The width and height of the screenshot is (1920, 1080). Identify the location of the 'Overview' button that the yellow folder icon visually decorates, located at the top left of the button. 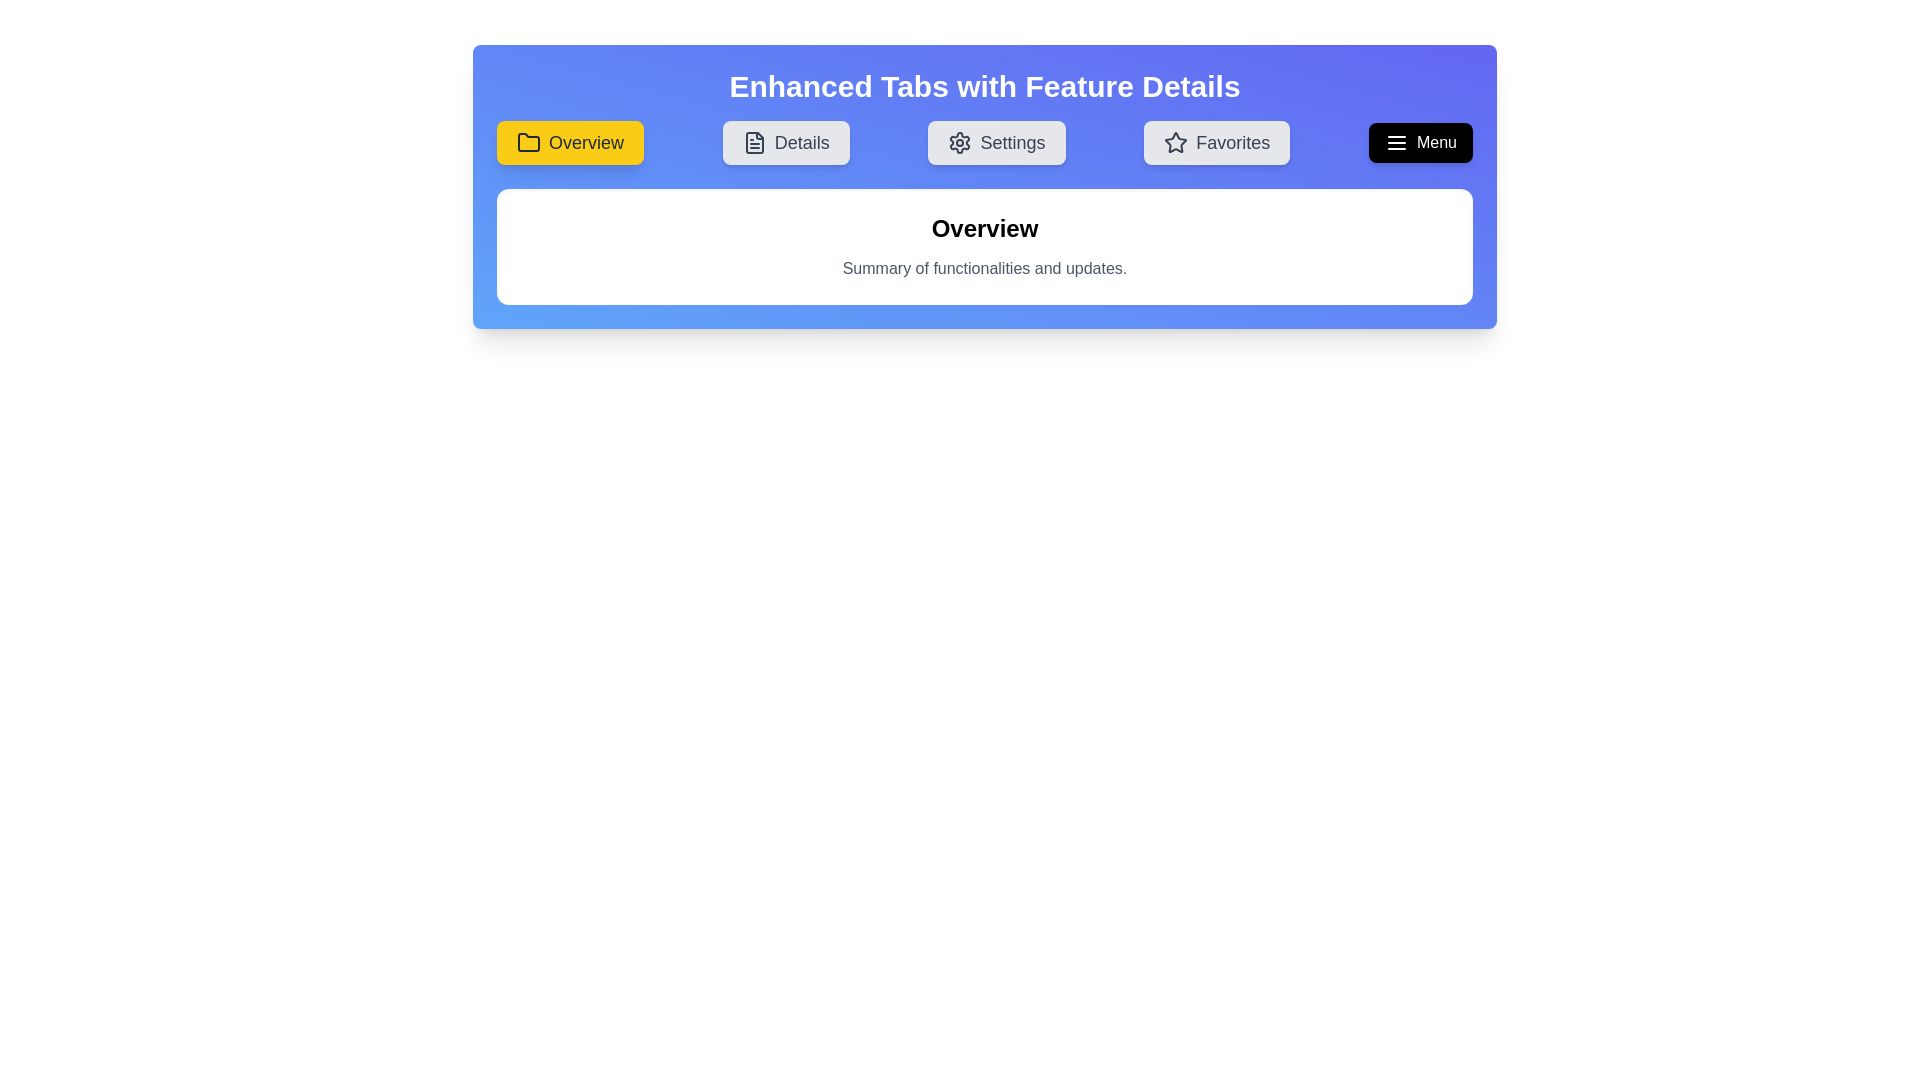
(528, 141).